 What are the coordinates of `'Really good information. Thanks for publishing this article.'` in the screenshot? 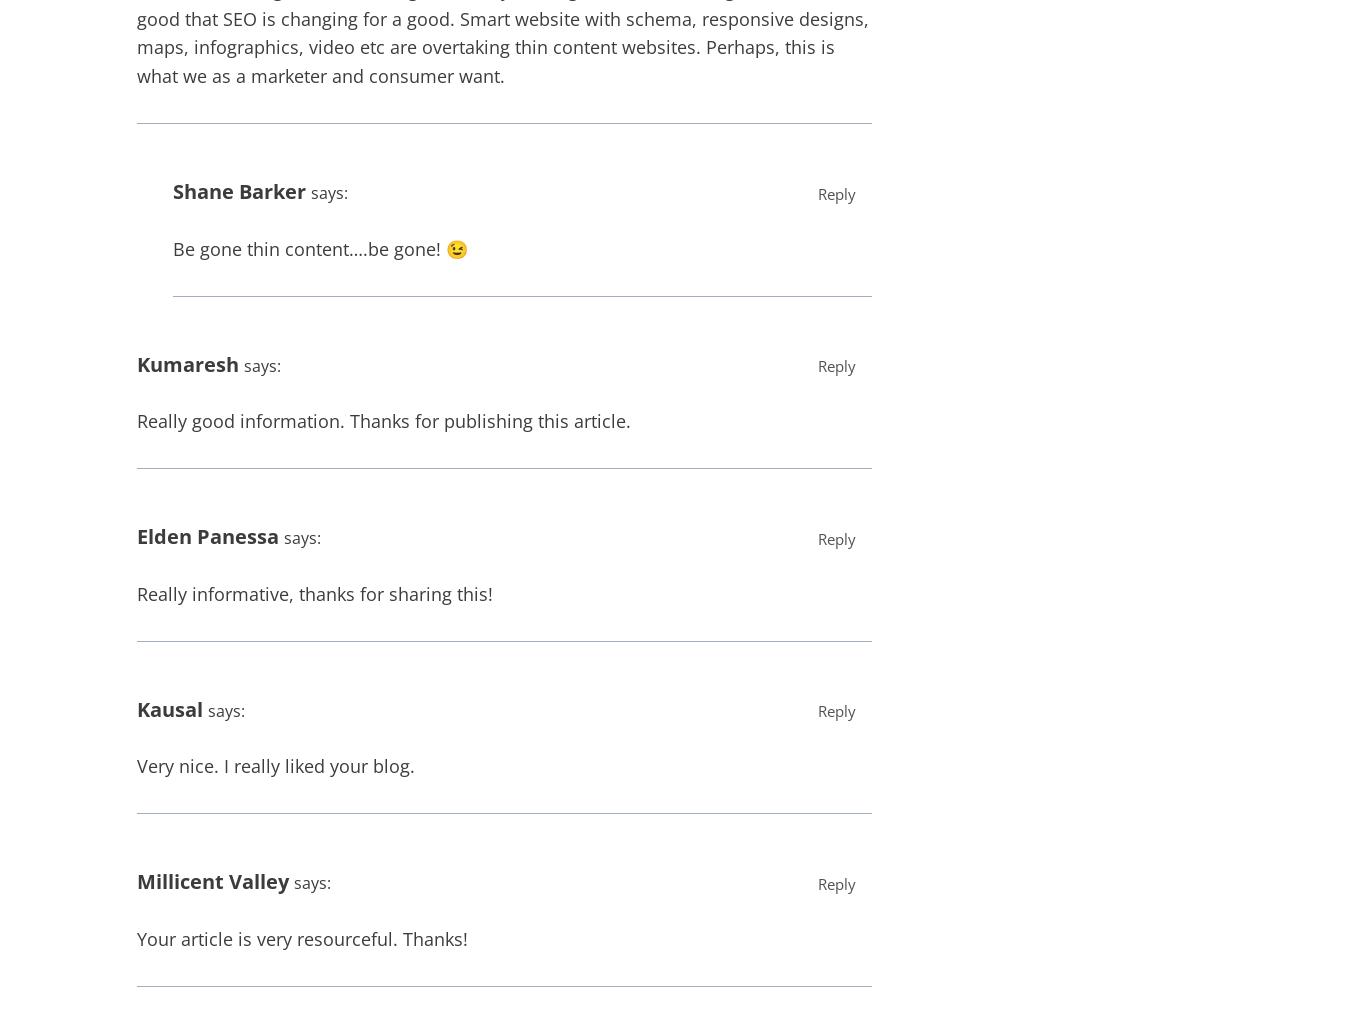 It's located at (382, 420).